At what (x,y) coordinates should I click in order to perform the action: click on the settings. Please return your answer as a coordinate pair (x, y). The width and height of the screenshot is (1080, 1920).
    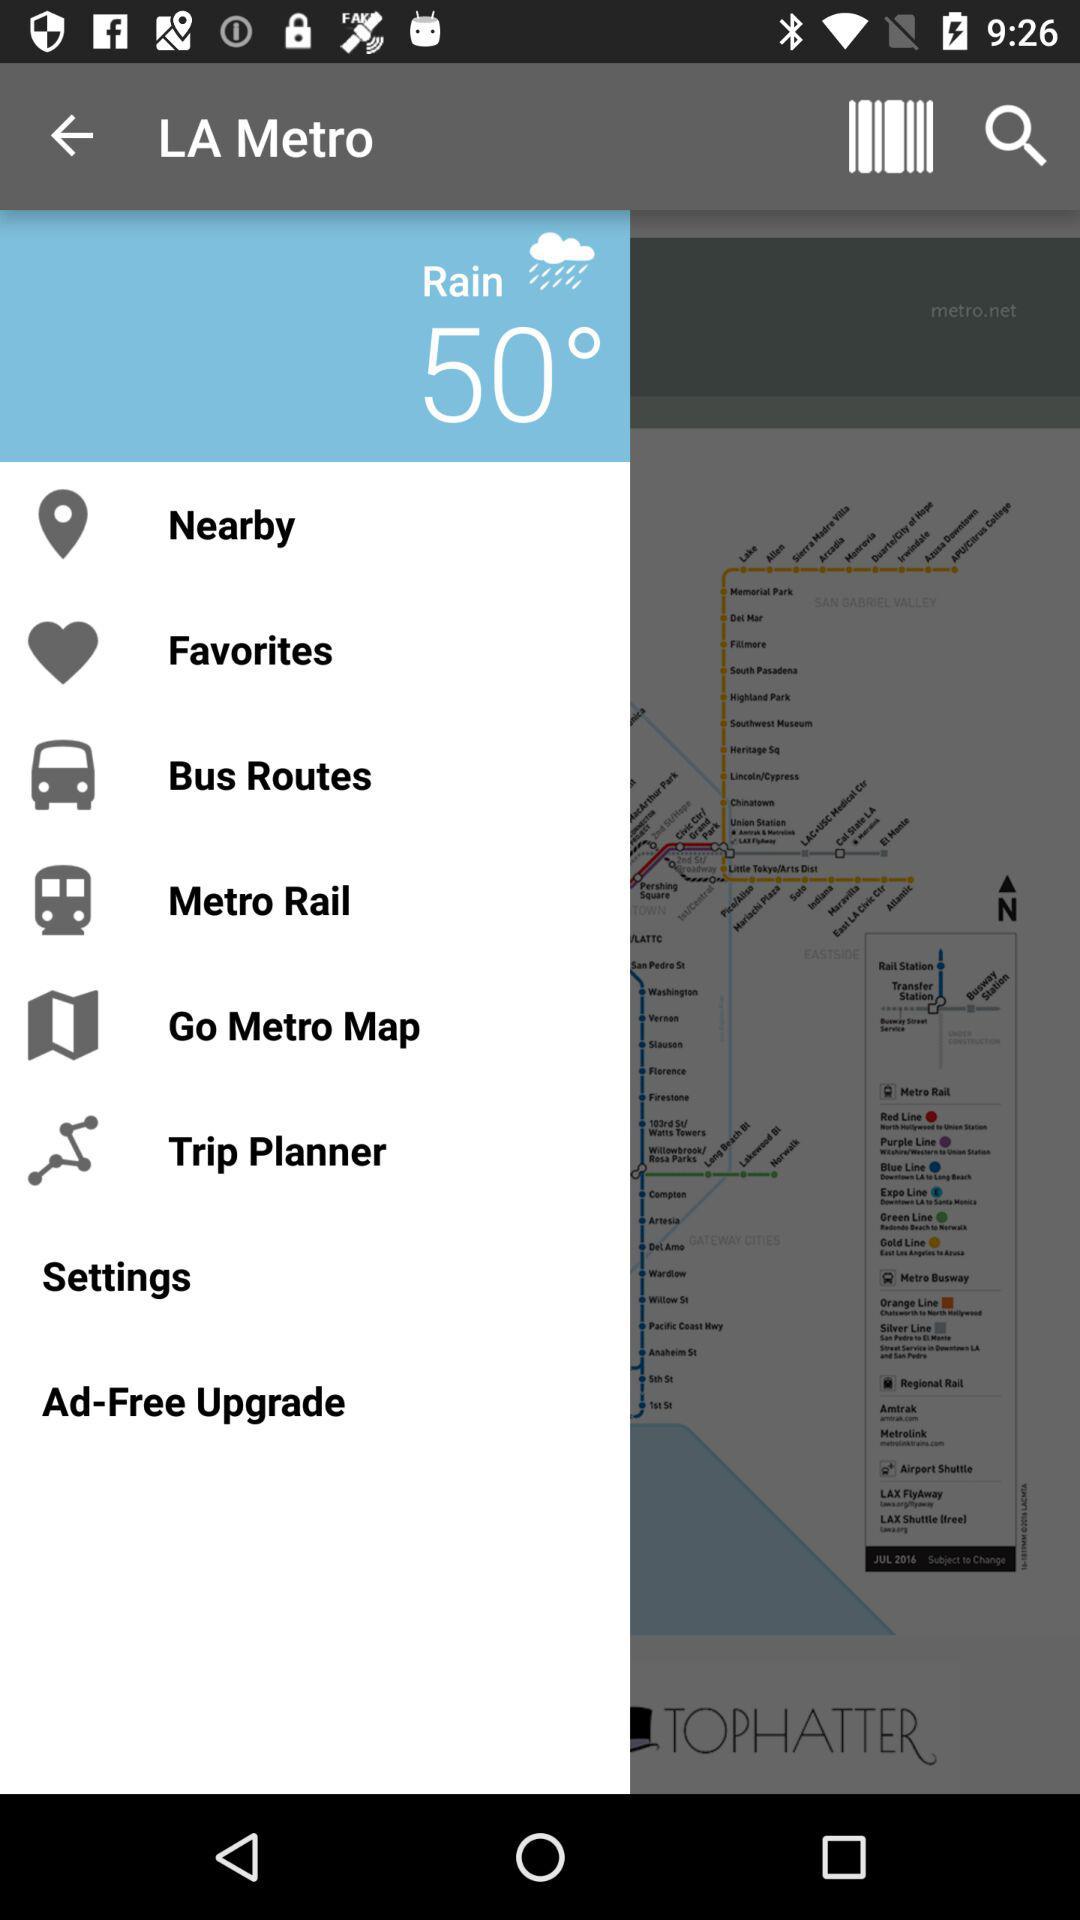
    Looking at the image, I should click on (315, 1274).